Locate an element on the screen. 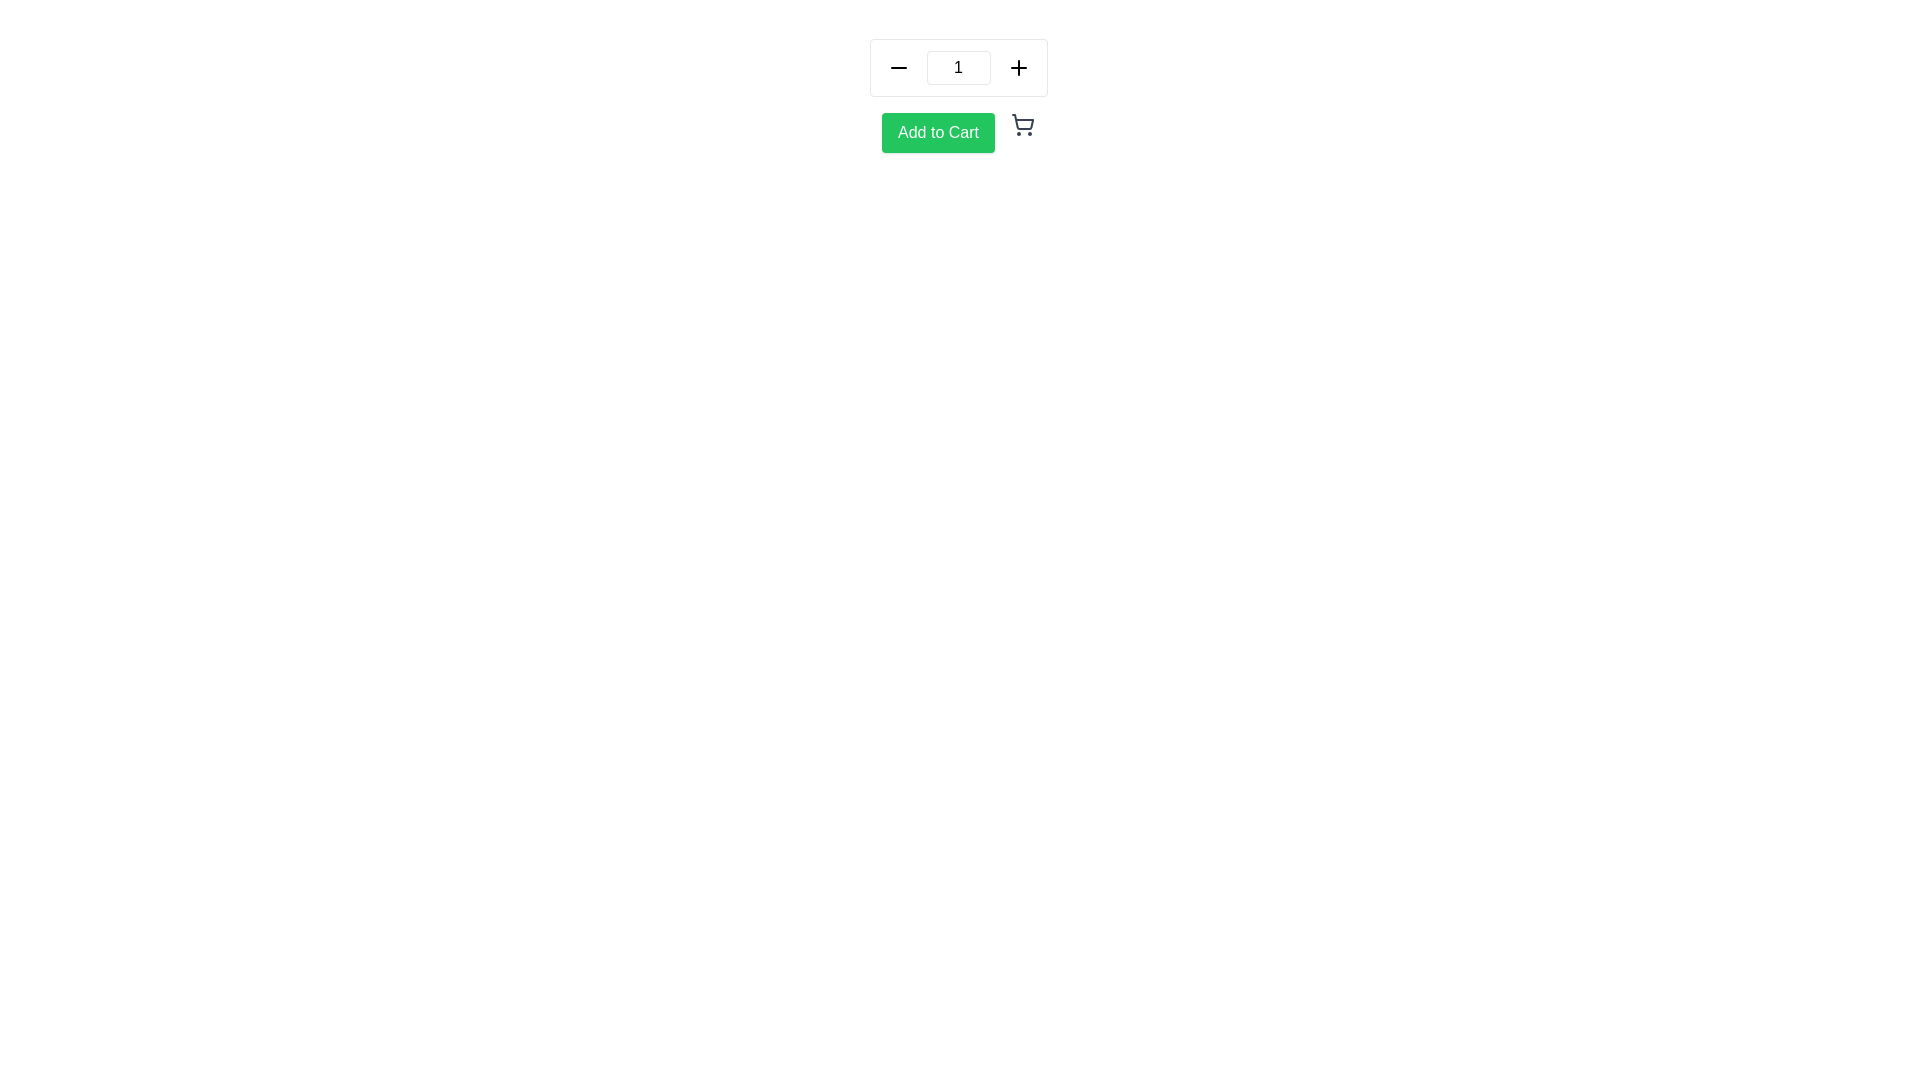 This screenshot has height=1080, width=1920. the first button in a horizontal arrangement, which is styled as a square with a gray hover effect and contains a minus symbol (−) at its center is located at coordinates (897, 67).